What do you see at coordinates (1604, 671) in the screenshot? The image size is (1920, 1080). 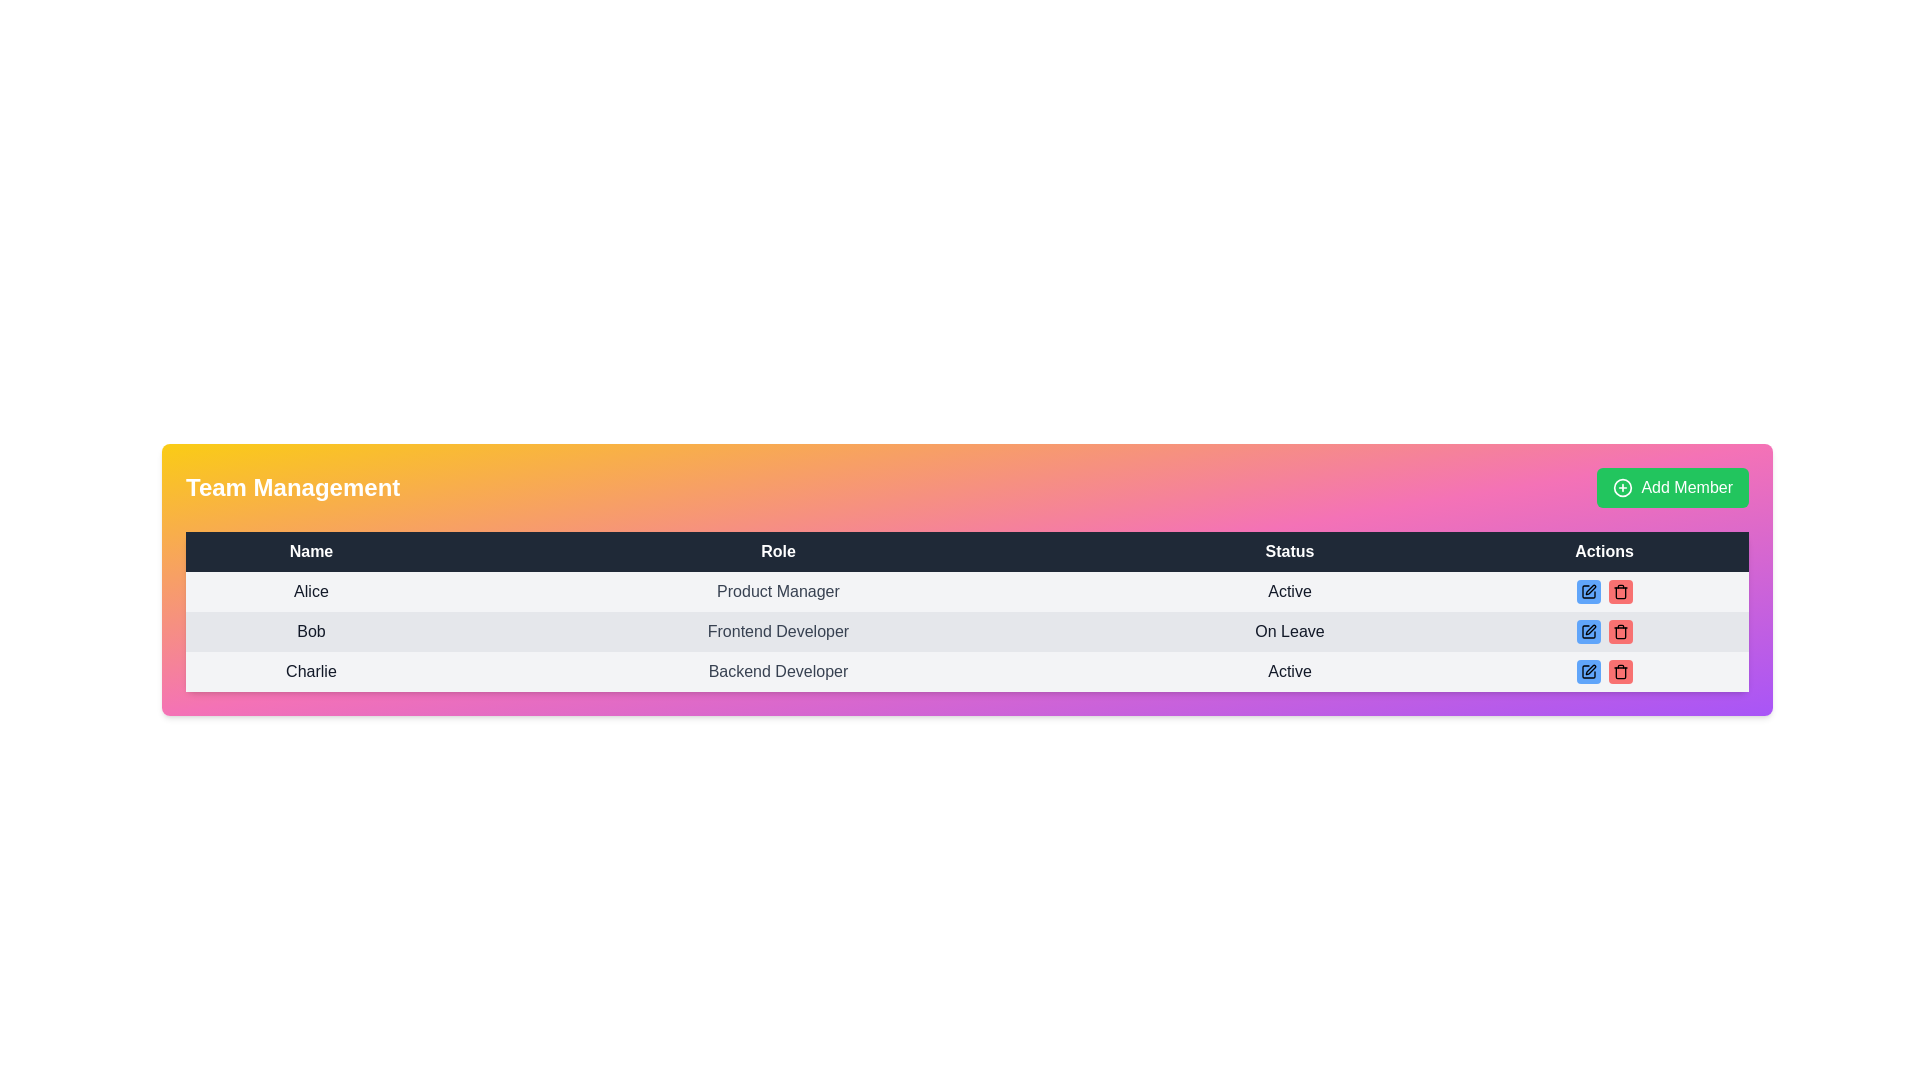 I see `the blue button in the 'Actions' column of the last row for the user 'Charlie'` at bounding box center [1604, 671].